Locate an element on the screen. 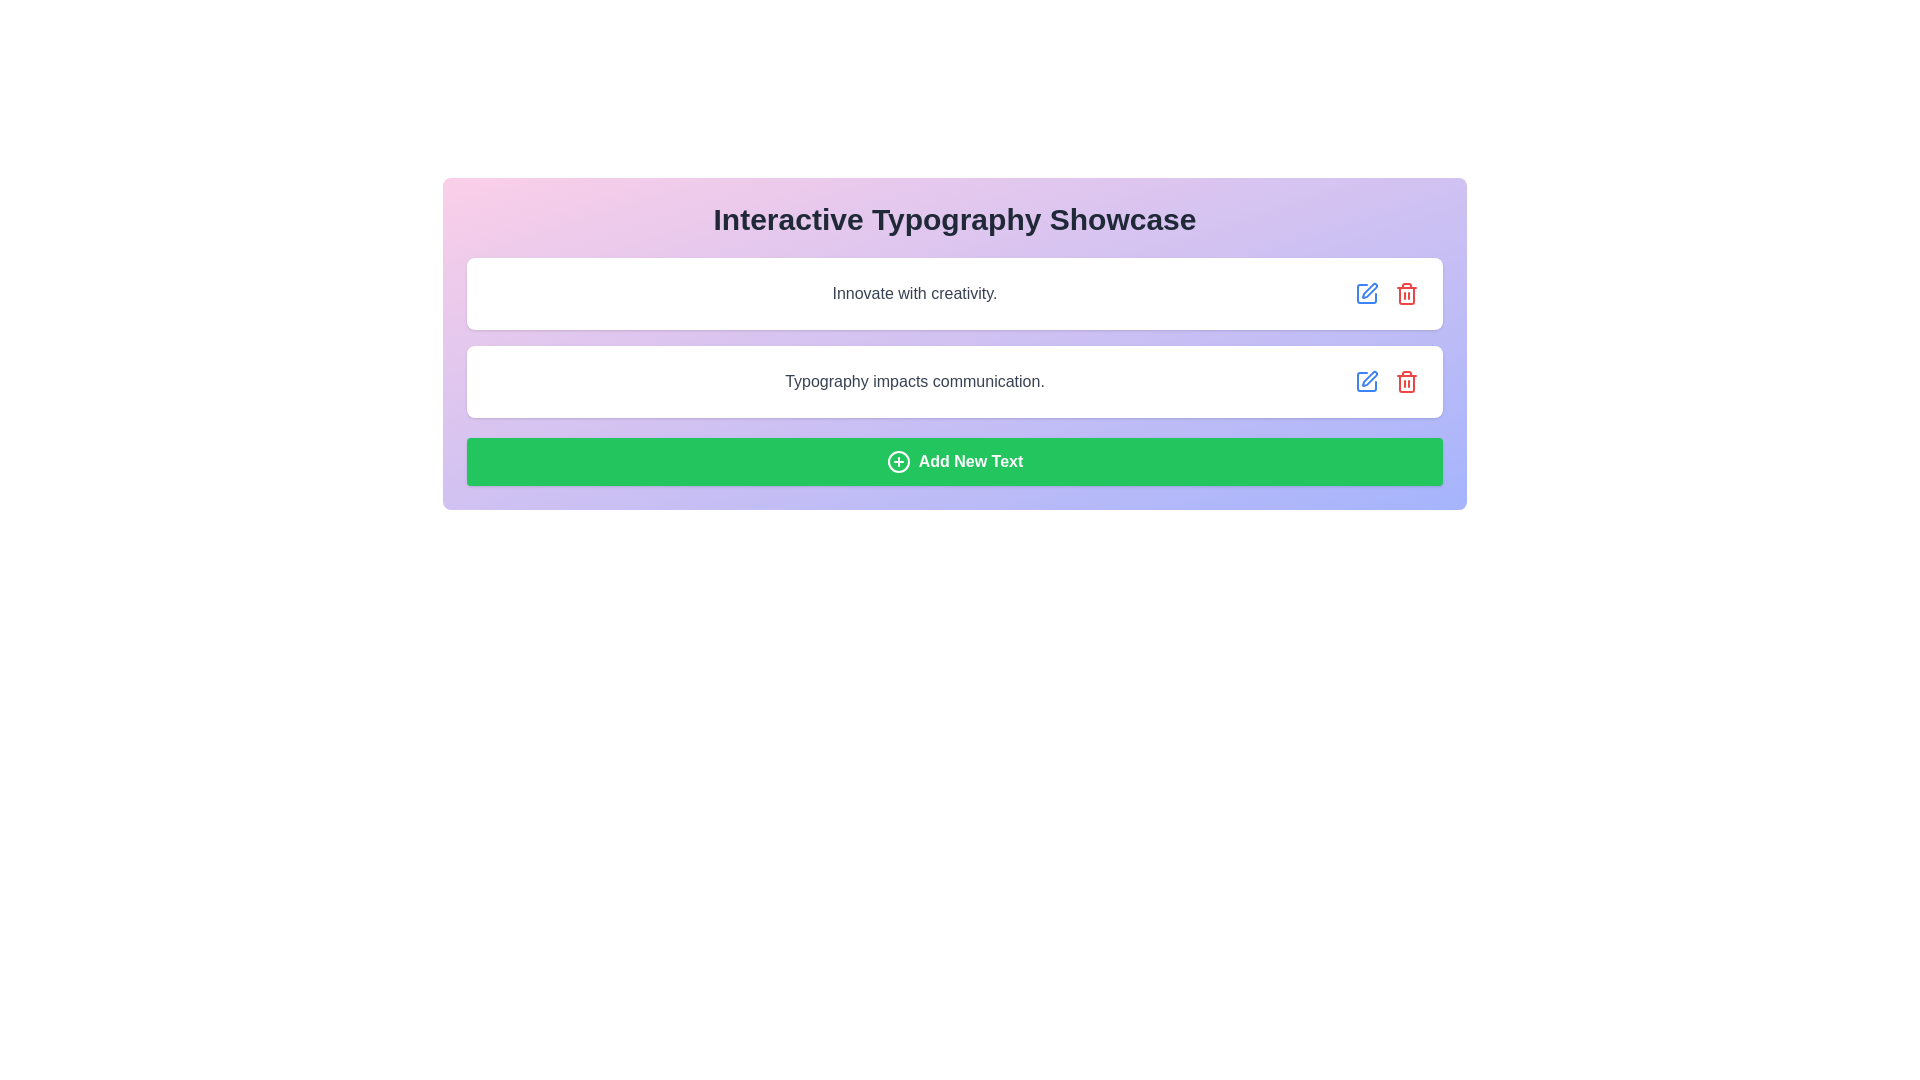 This screenshot has height=1080, width=1920. the SVG circle element that forms the outer rim of the 'plus in a circle' icon on the green 'Add New Text' button, located at the bottom section of the interface is located at coordinates (897, 462).